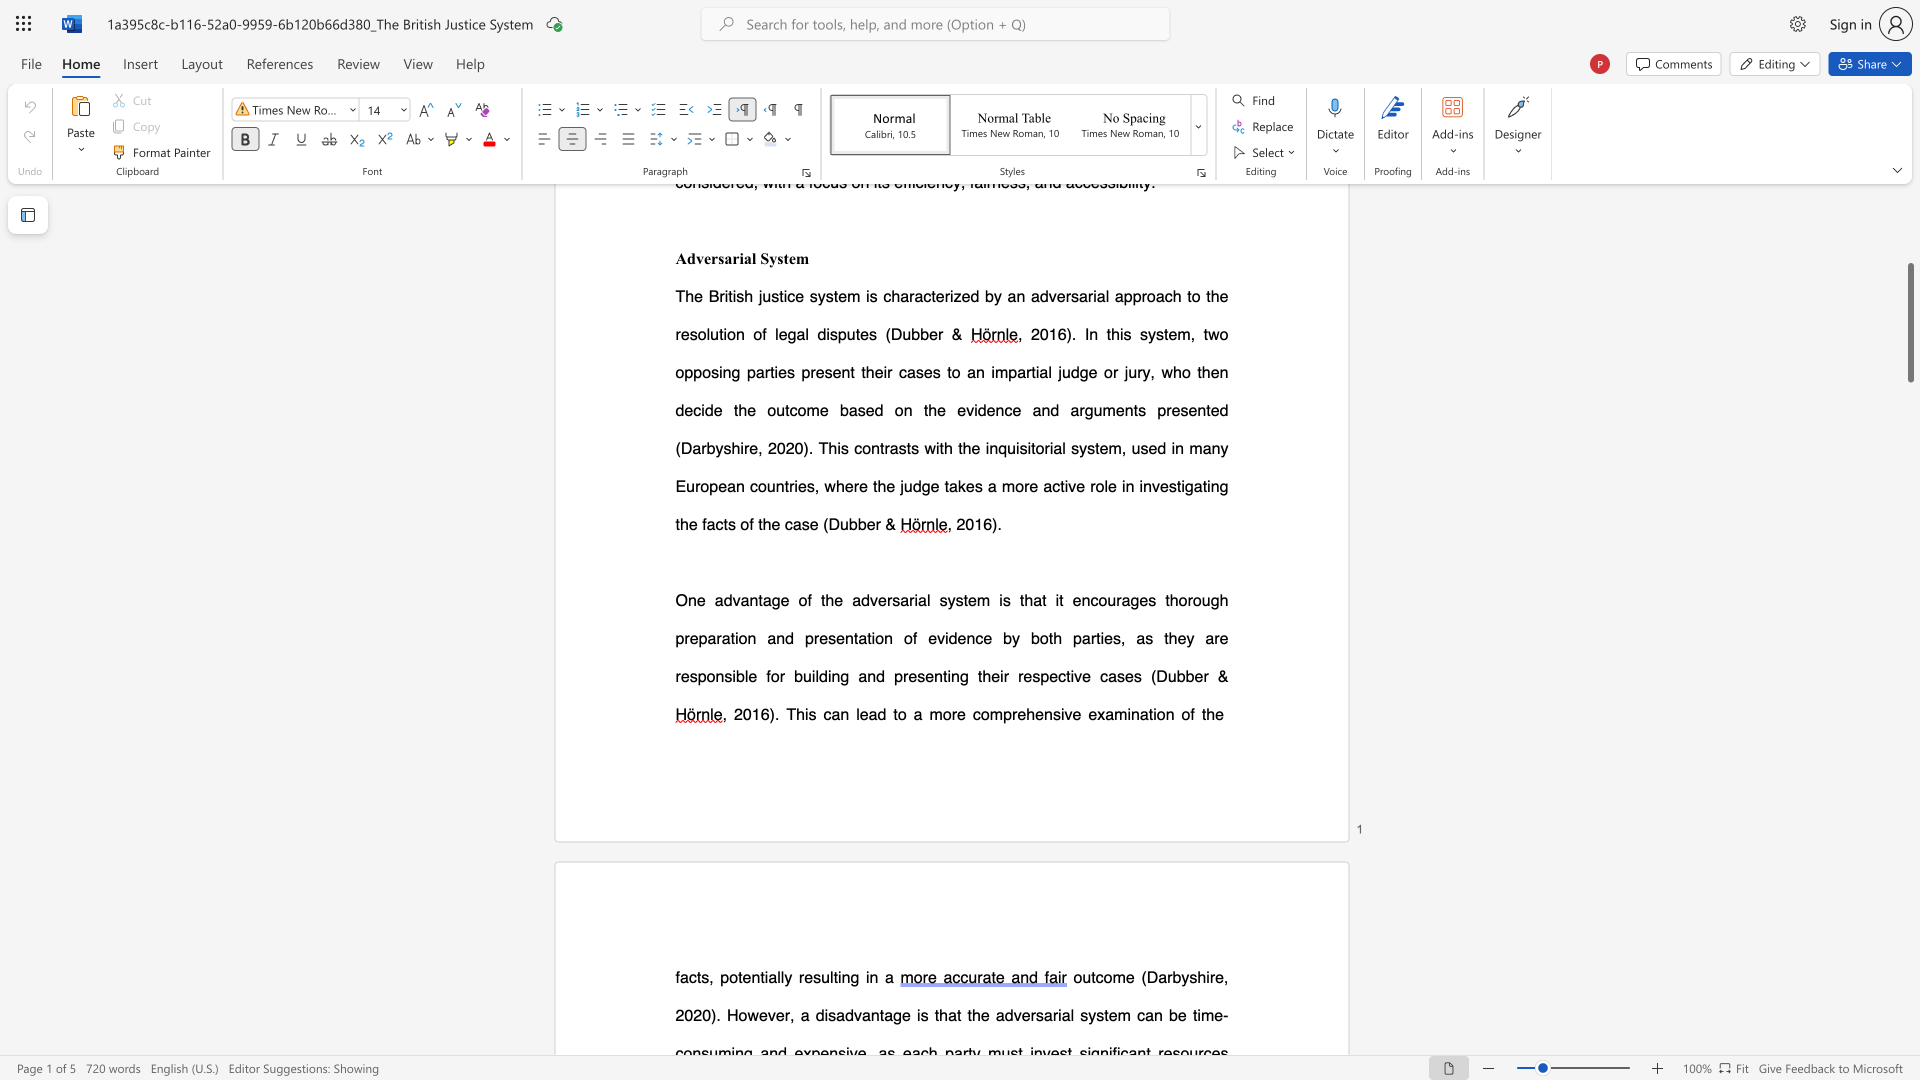 This screenshot has height=1080, width=1920. I want to click on the subset text "on an" within the text "One advantage of the adversarial system is that it encourages thorough preparation and presentation of evidence by both parties, as they", so click(737, 638).